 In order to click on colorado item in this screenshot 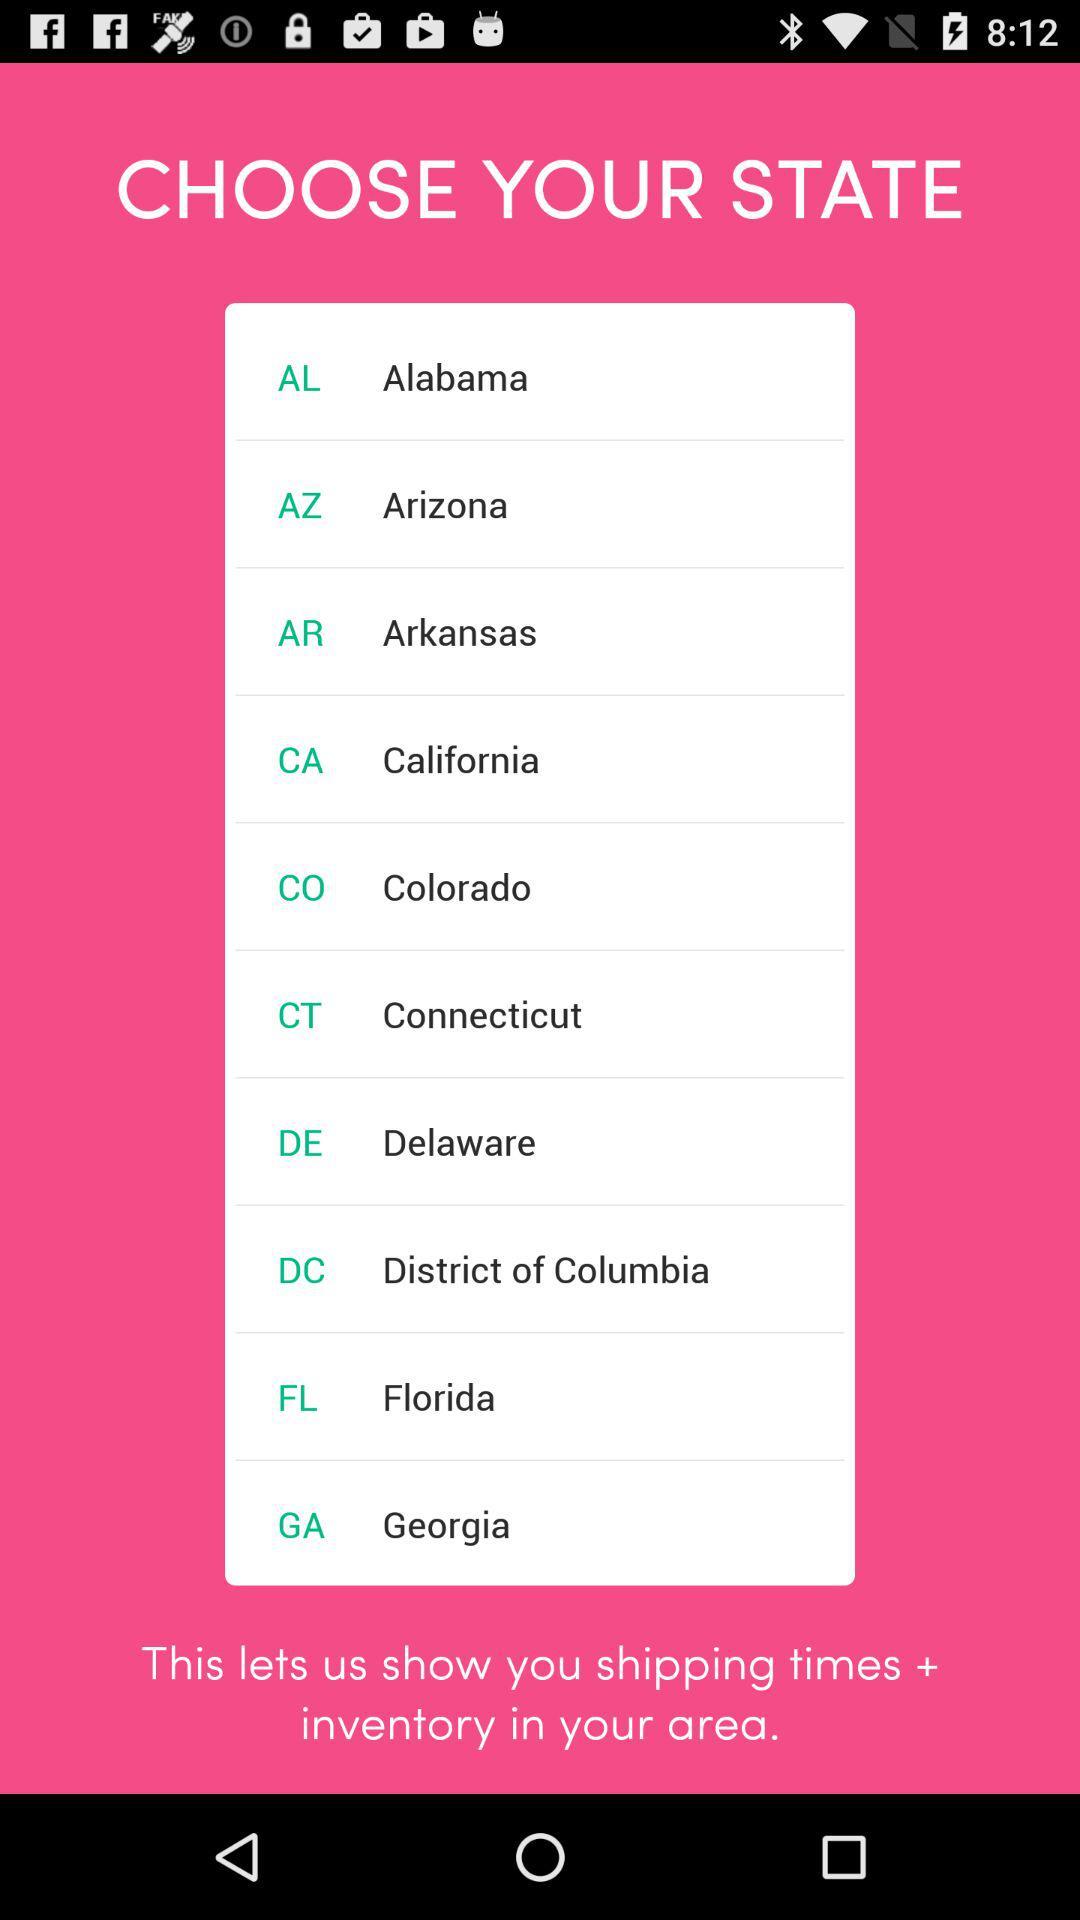, I will do `click(457, 885)`.